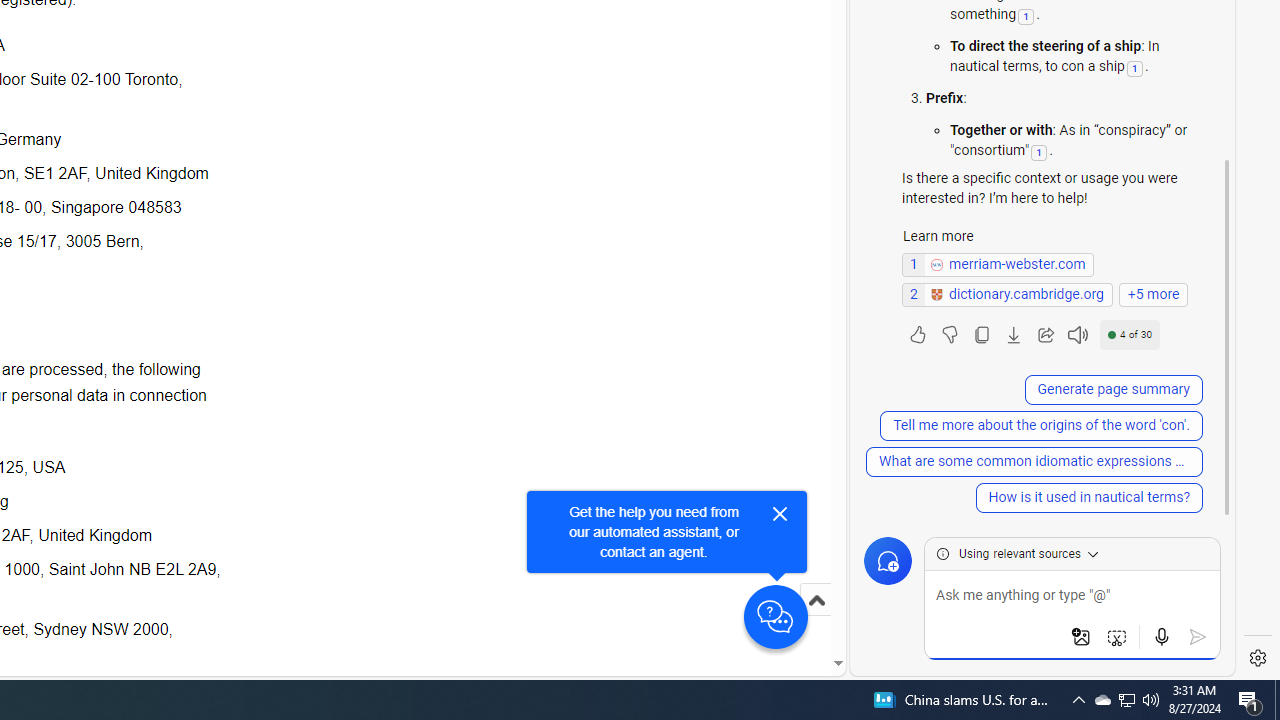 This screenshot has width=1280, height=720. I want to click on 'Scroll to top', so click(816, 620).